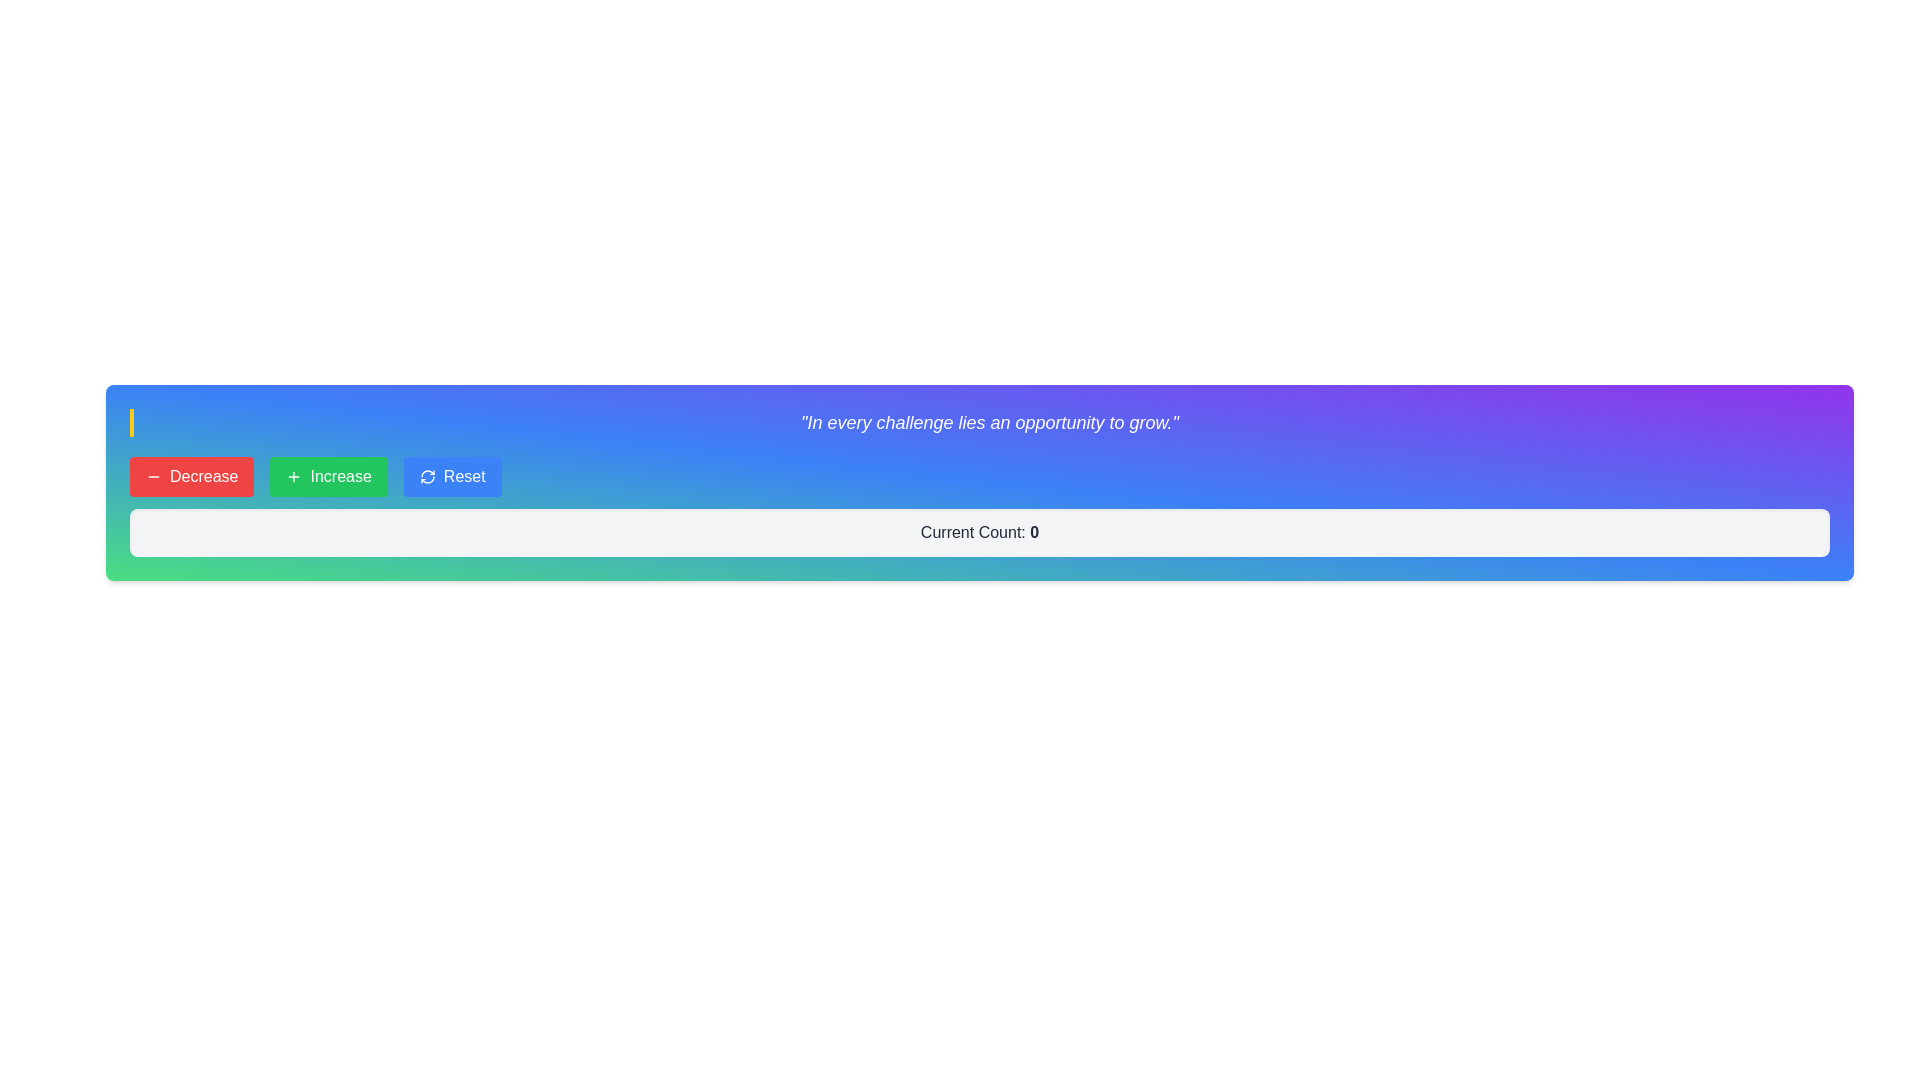  What do you see at coordinates (979, 422) in the screenshot?
I see `the Text Display element that shows the italicized quote: 'In every challenge lies an opportunity to grow.', styled with a white color and bordered by a yellow vertical line` at bounding box center [979, 422].